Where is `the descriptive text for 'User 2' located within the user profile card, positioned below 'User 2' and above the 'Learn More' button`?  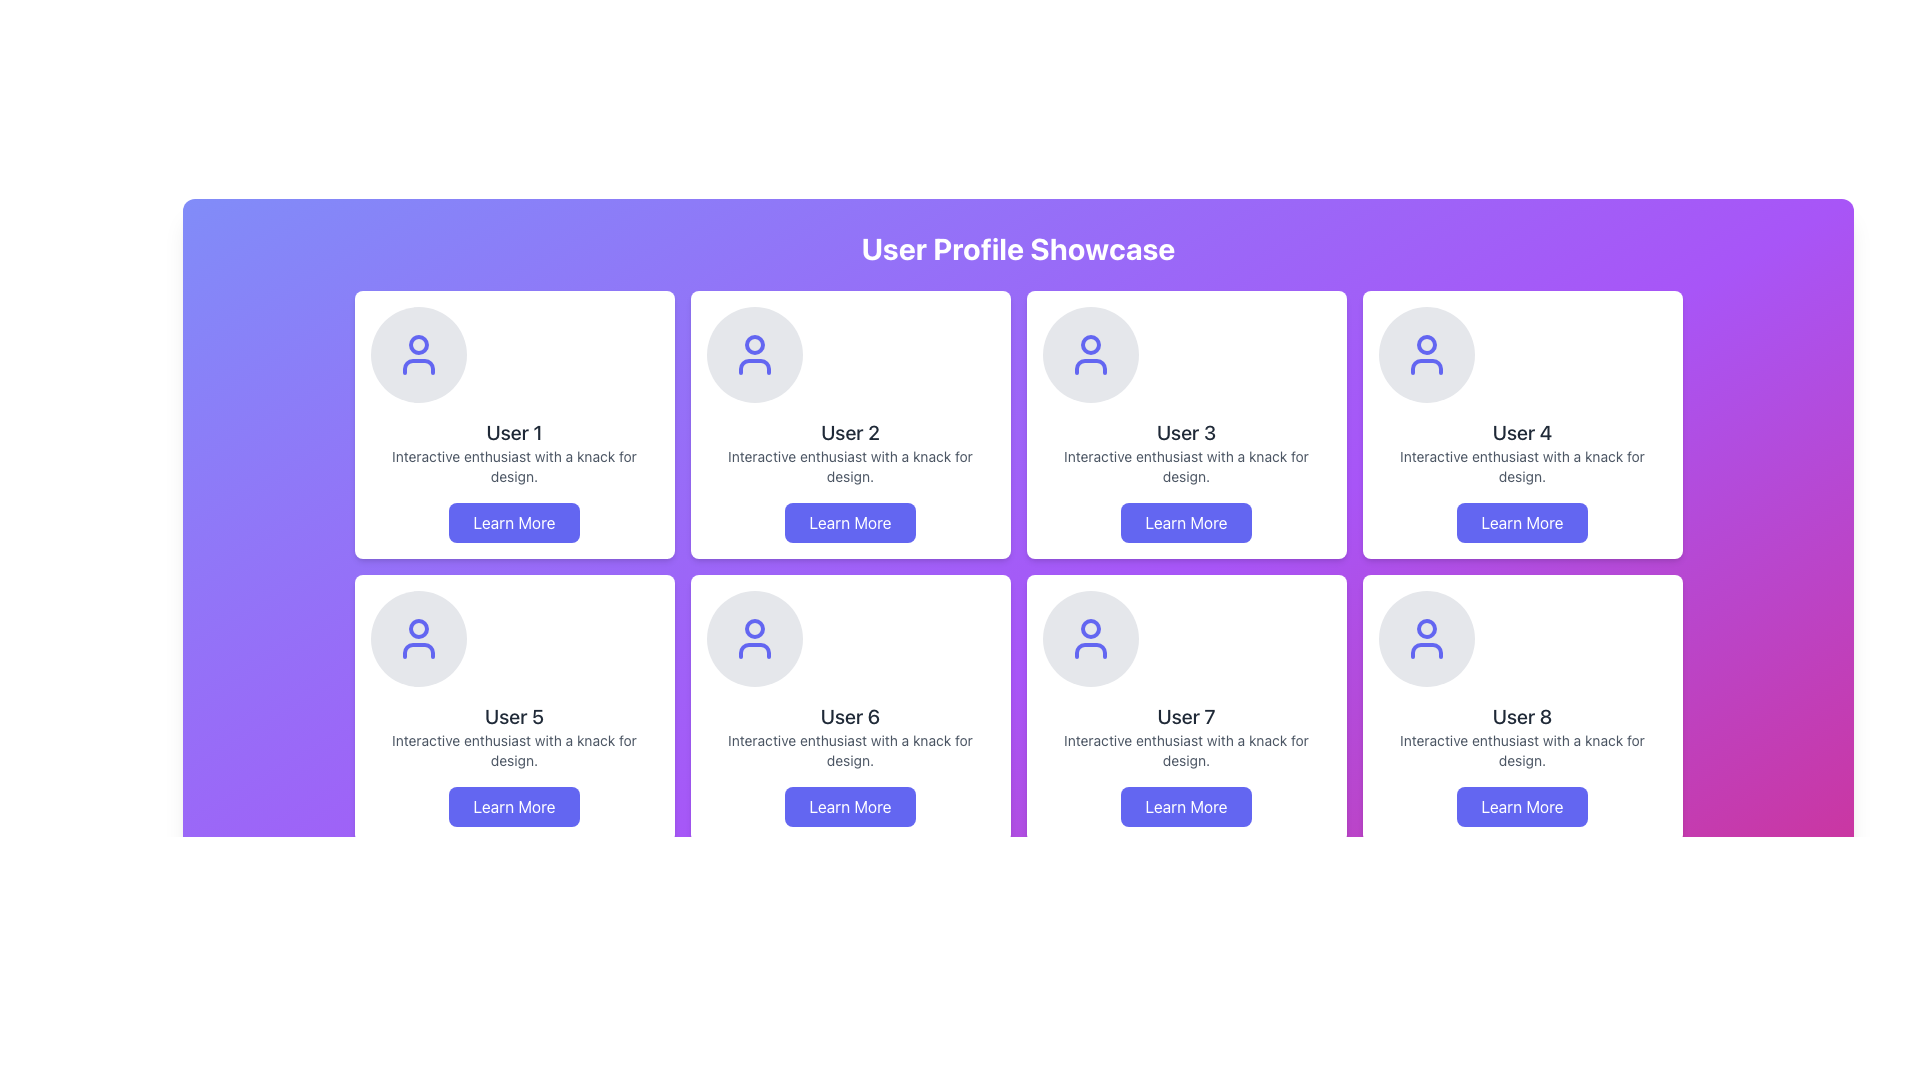 the descriptive text for 'User 2' located within the user profile card, positioned below 'User 2' and above the 'Learn More' button is located at coordinates (850, 466).